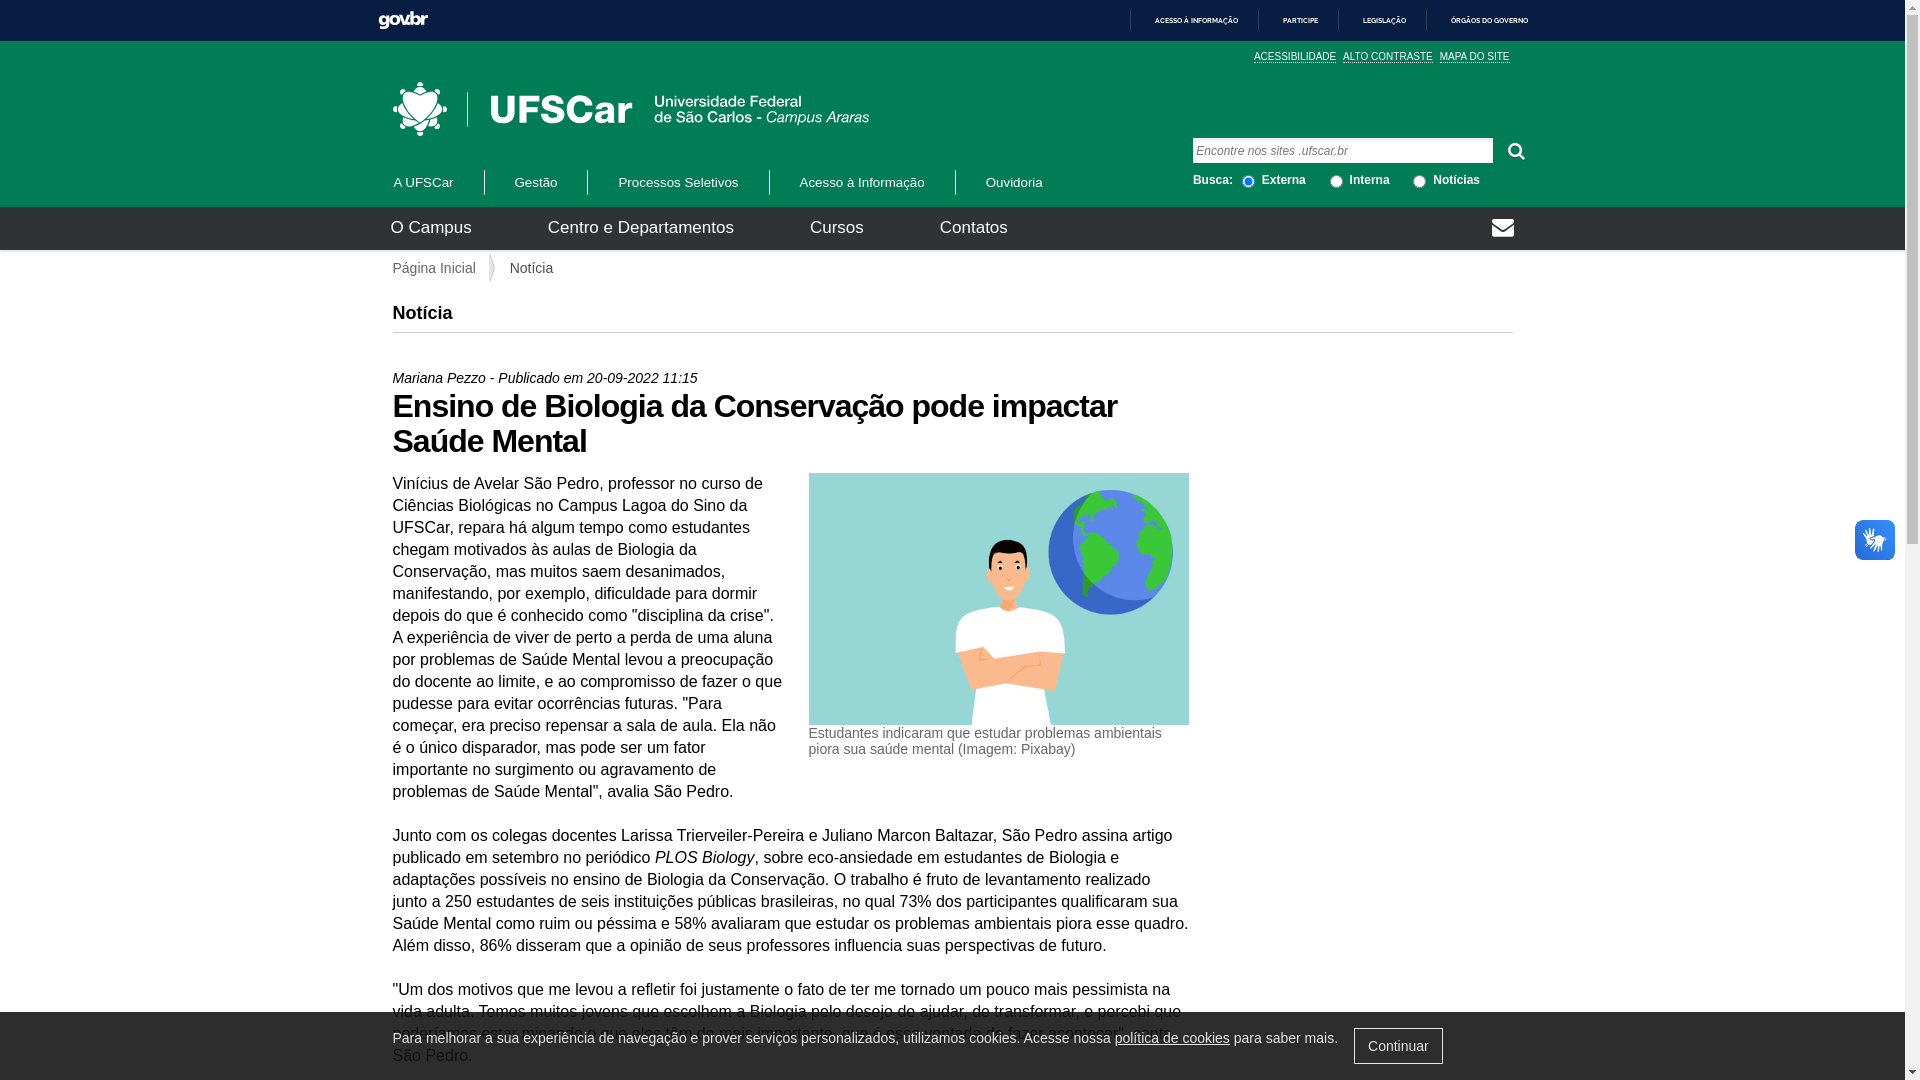 The width and height of the screenshot is (1920, 1080). I want to click on 'O Campus', so click(429, 226).